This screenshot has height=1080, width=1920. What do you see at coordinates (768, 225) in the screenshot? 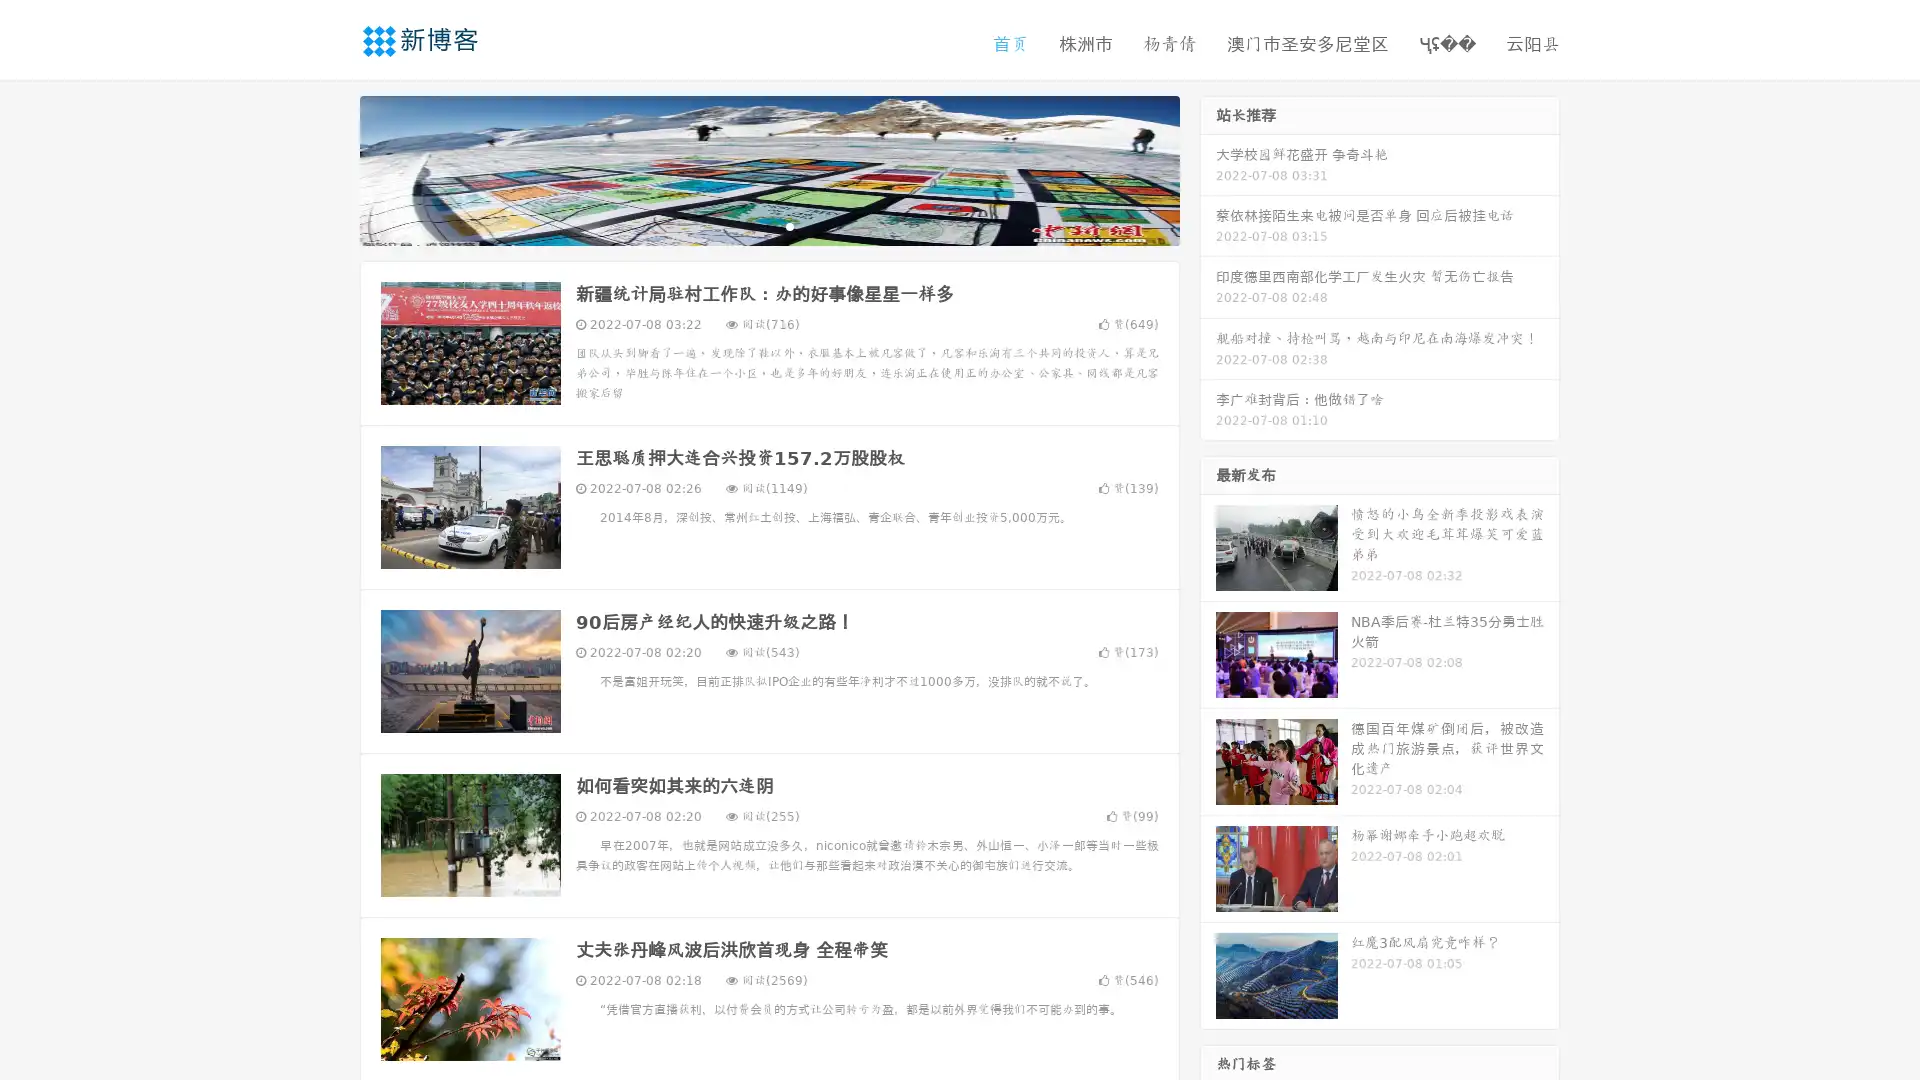
I see `Go to slide 2` at bounding box center [768, 225].